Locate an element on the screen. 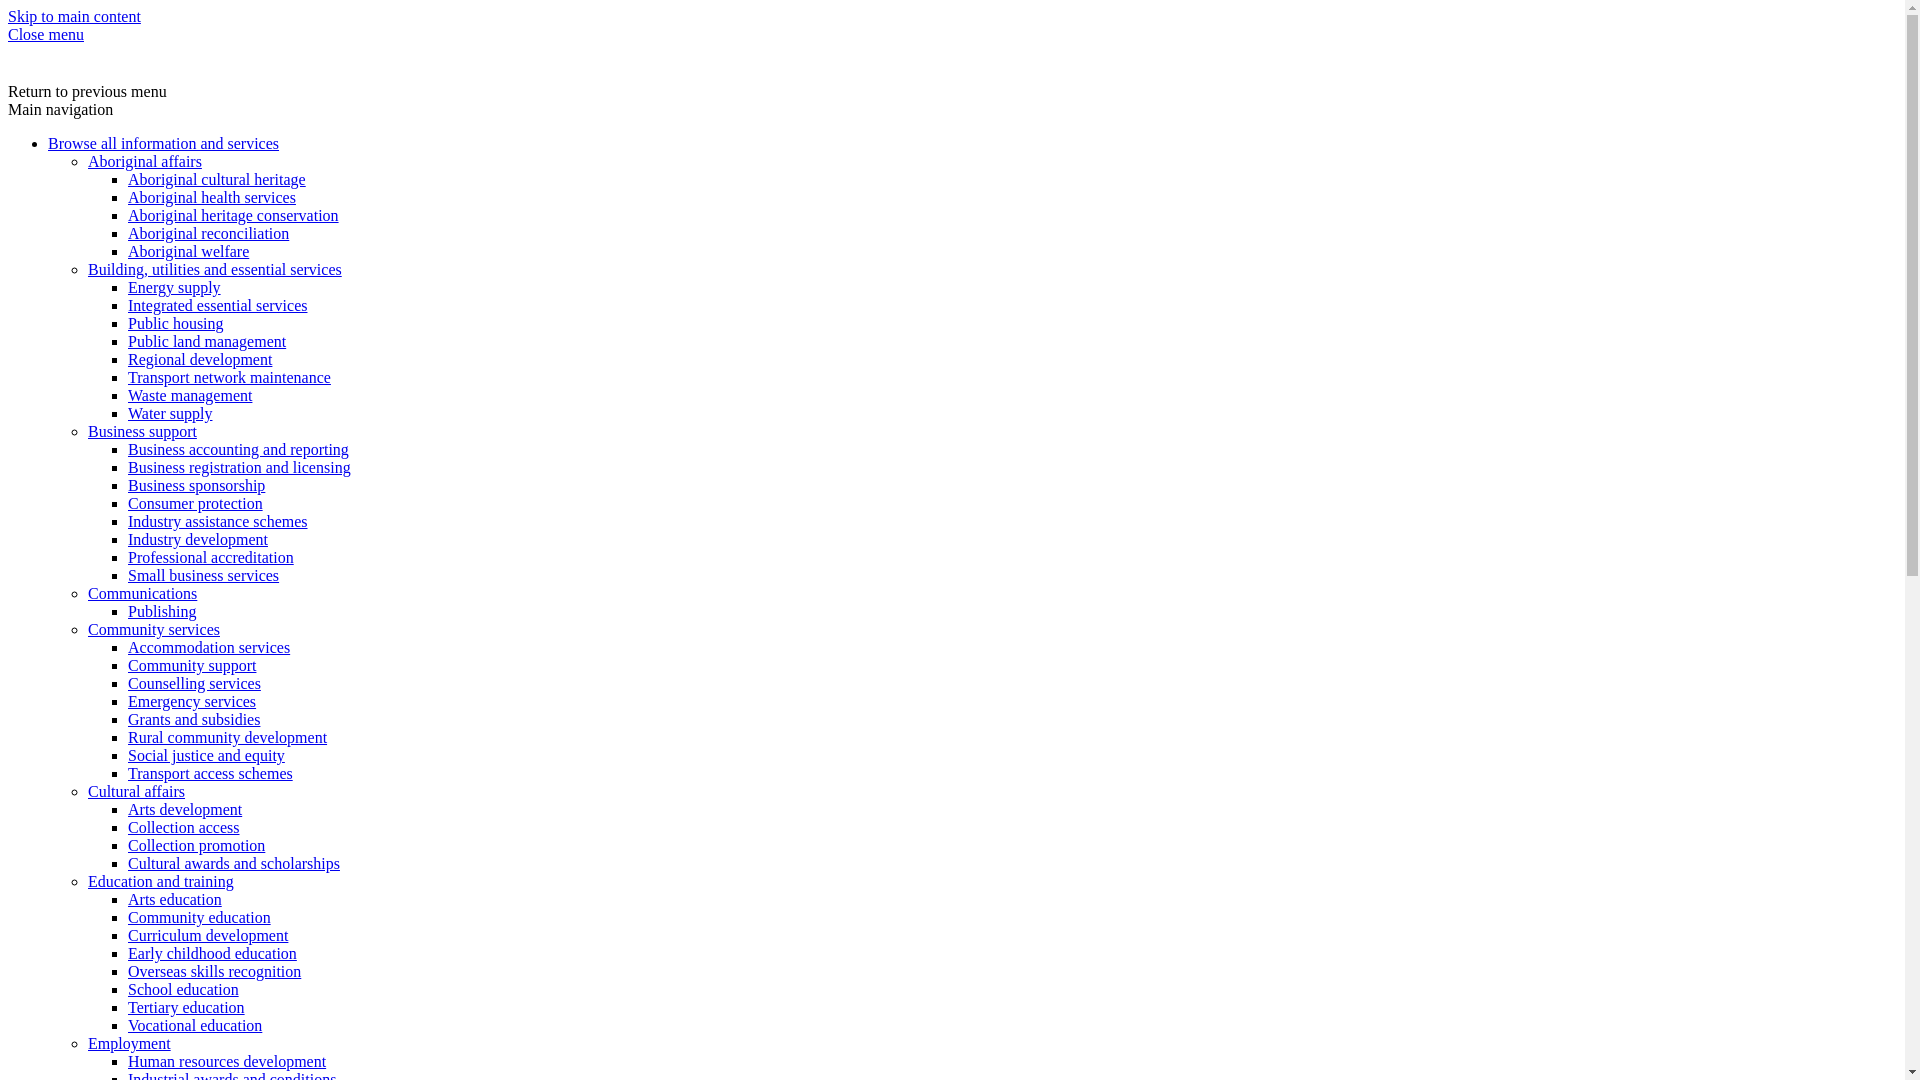  'Industry development' is located at coordinates (197, 538).